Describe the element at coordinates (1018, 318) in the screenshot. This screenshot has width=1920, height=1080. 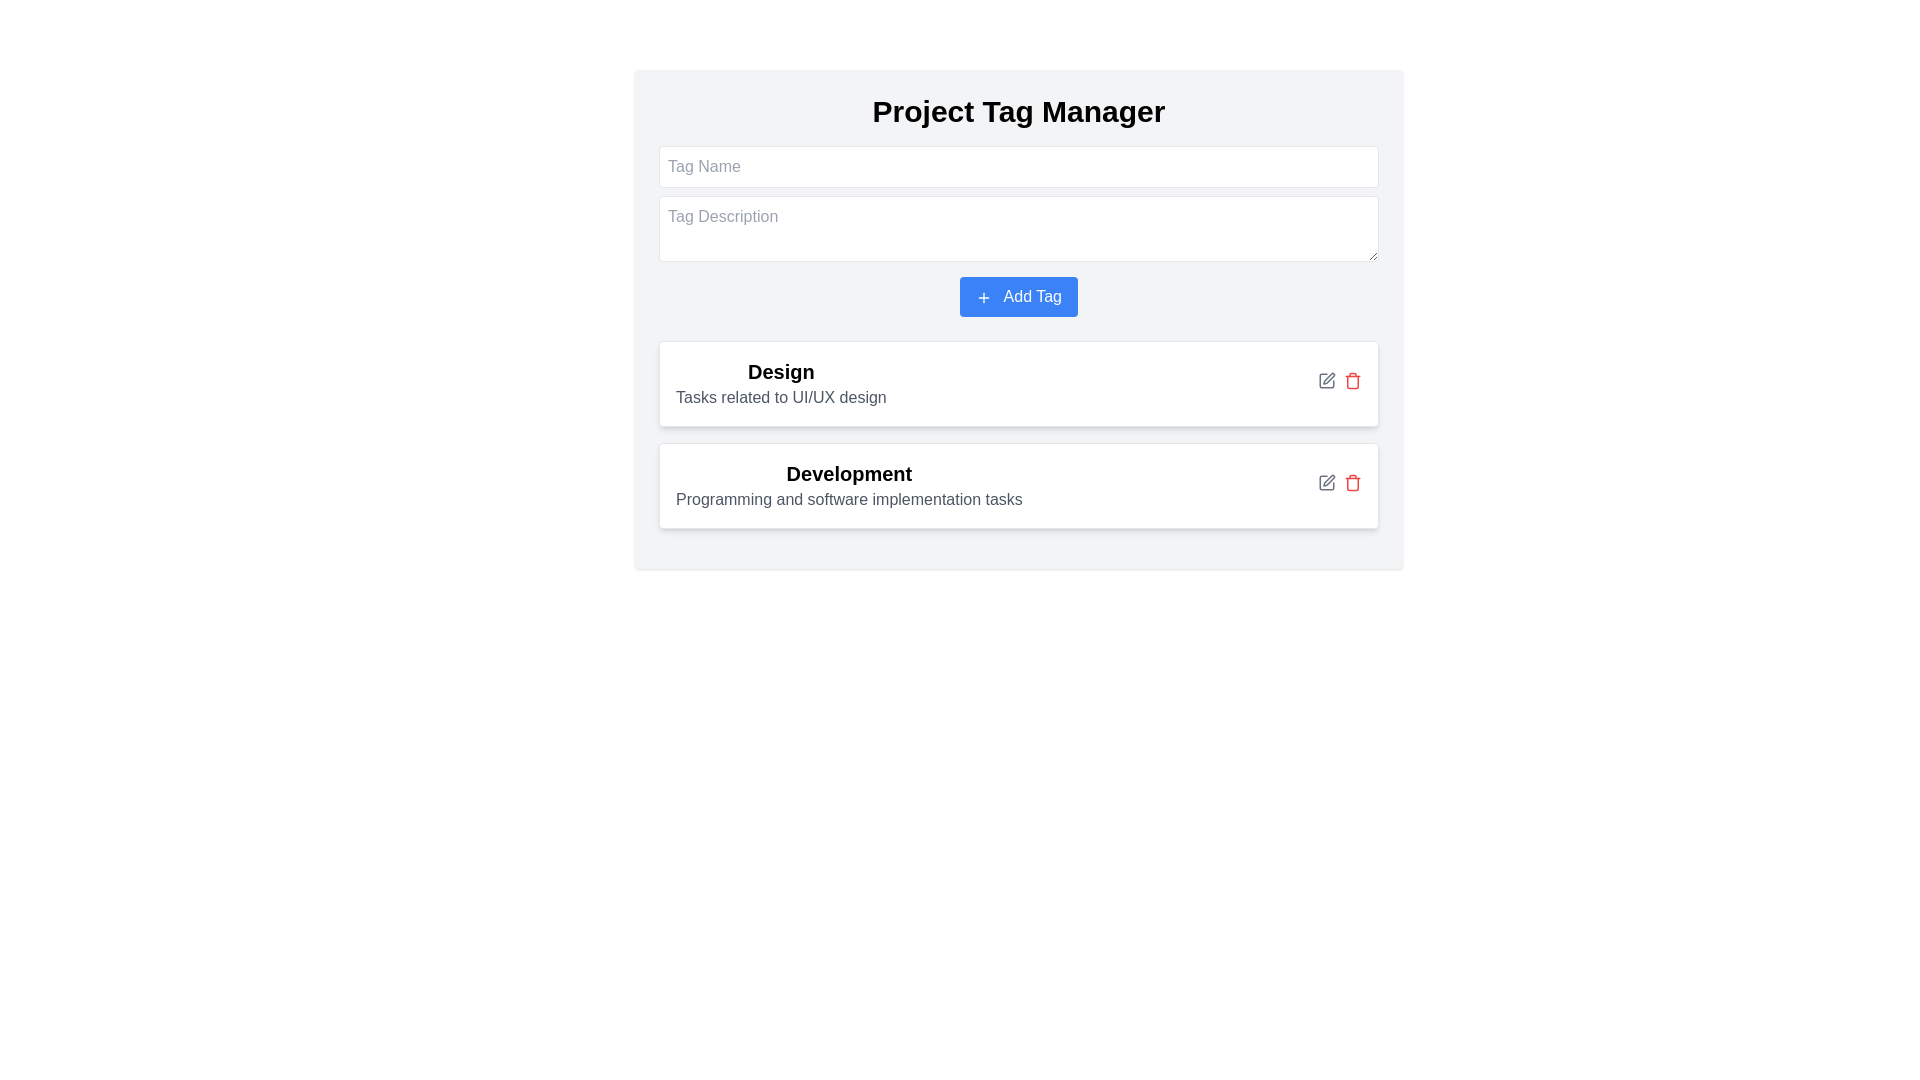
I see `the button for adding a new tag, which is located directly below the 'Tag Name' and 'Tag Description' input fields and above the categorized list of 'Design' and 'Development'` at that location.